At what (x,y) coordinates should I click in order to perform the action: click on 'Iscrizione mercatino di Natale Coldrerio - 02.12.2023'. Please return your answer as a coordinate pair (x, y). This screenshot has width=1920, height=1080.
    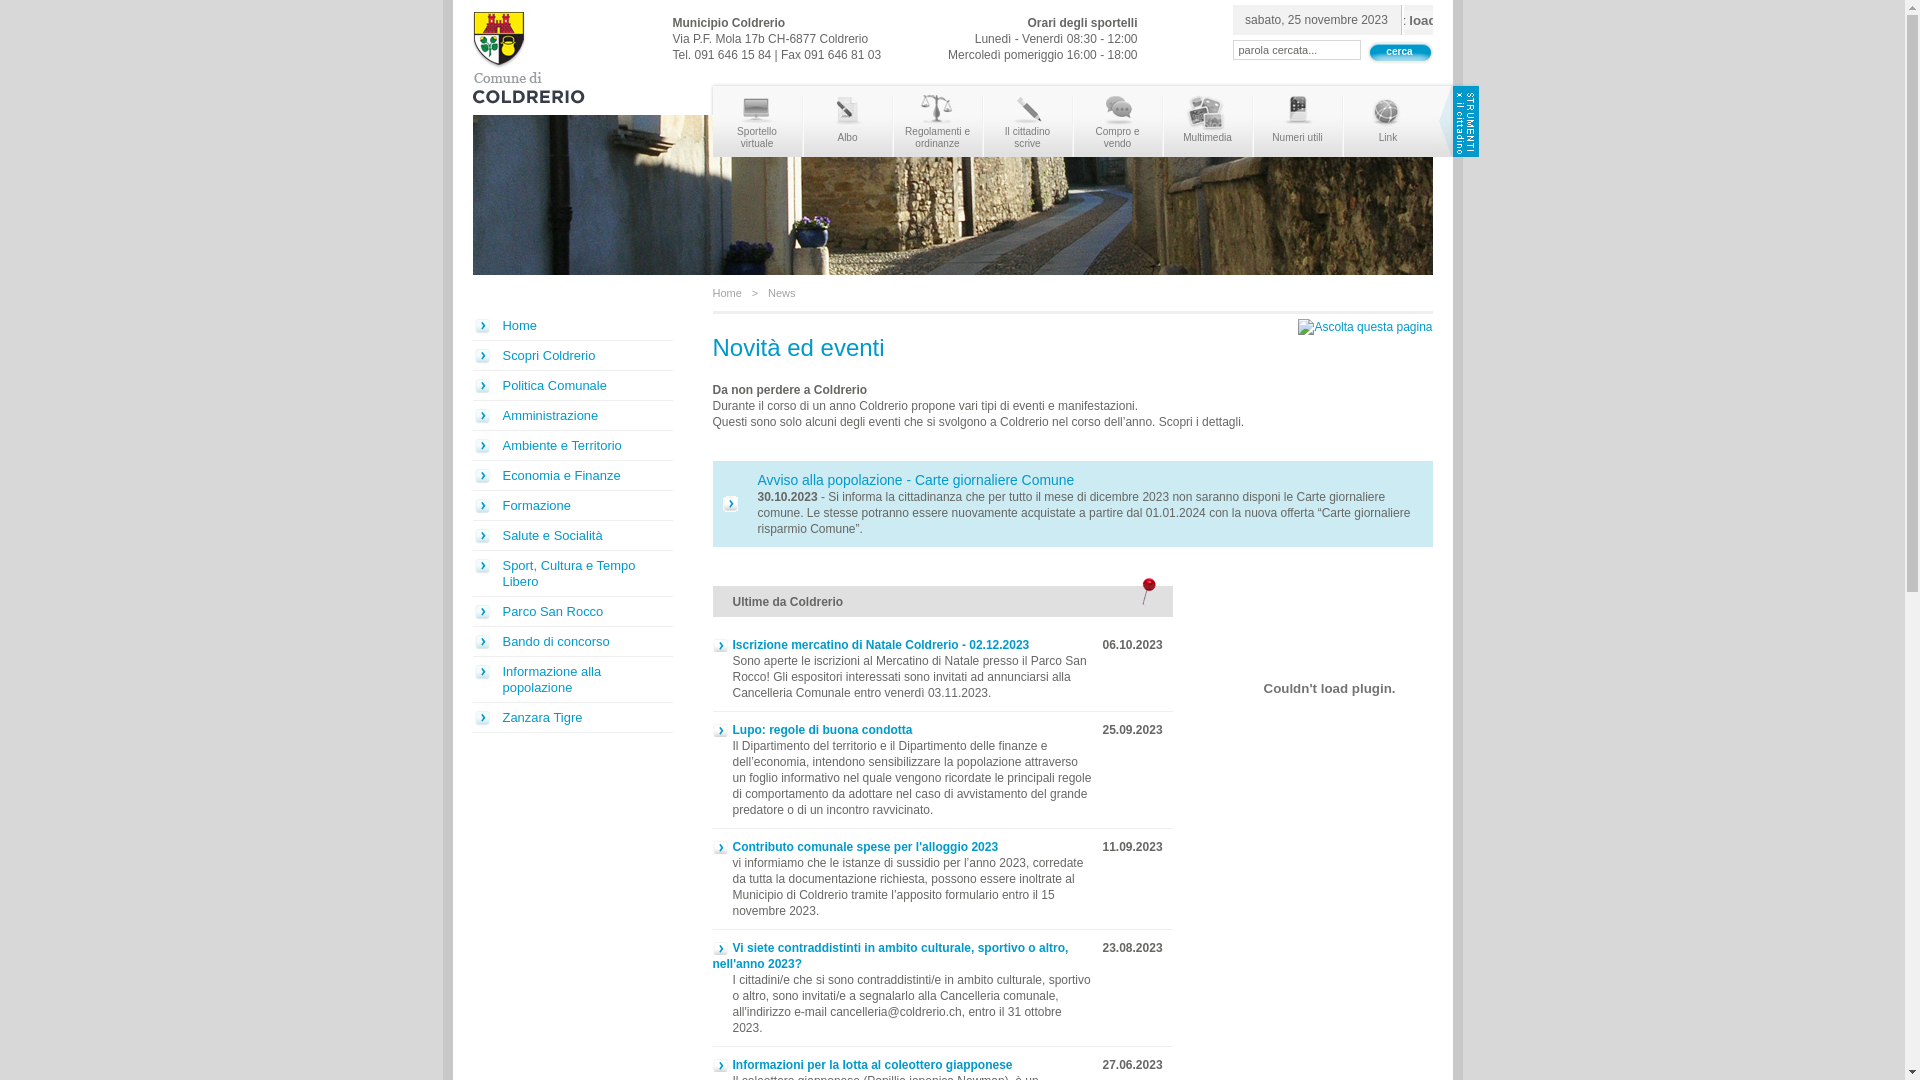
    Looking at the image, I should click on (870, 644).